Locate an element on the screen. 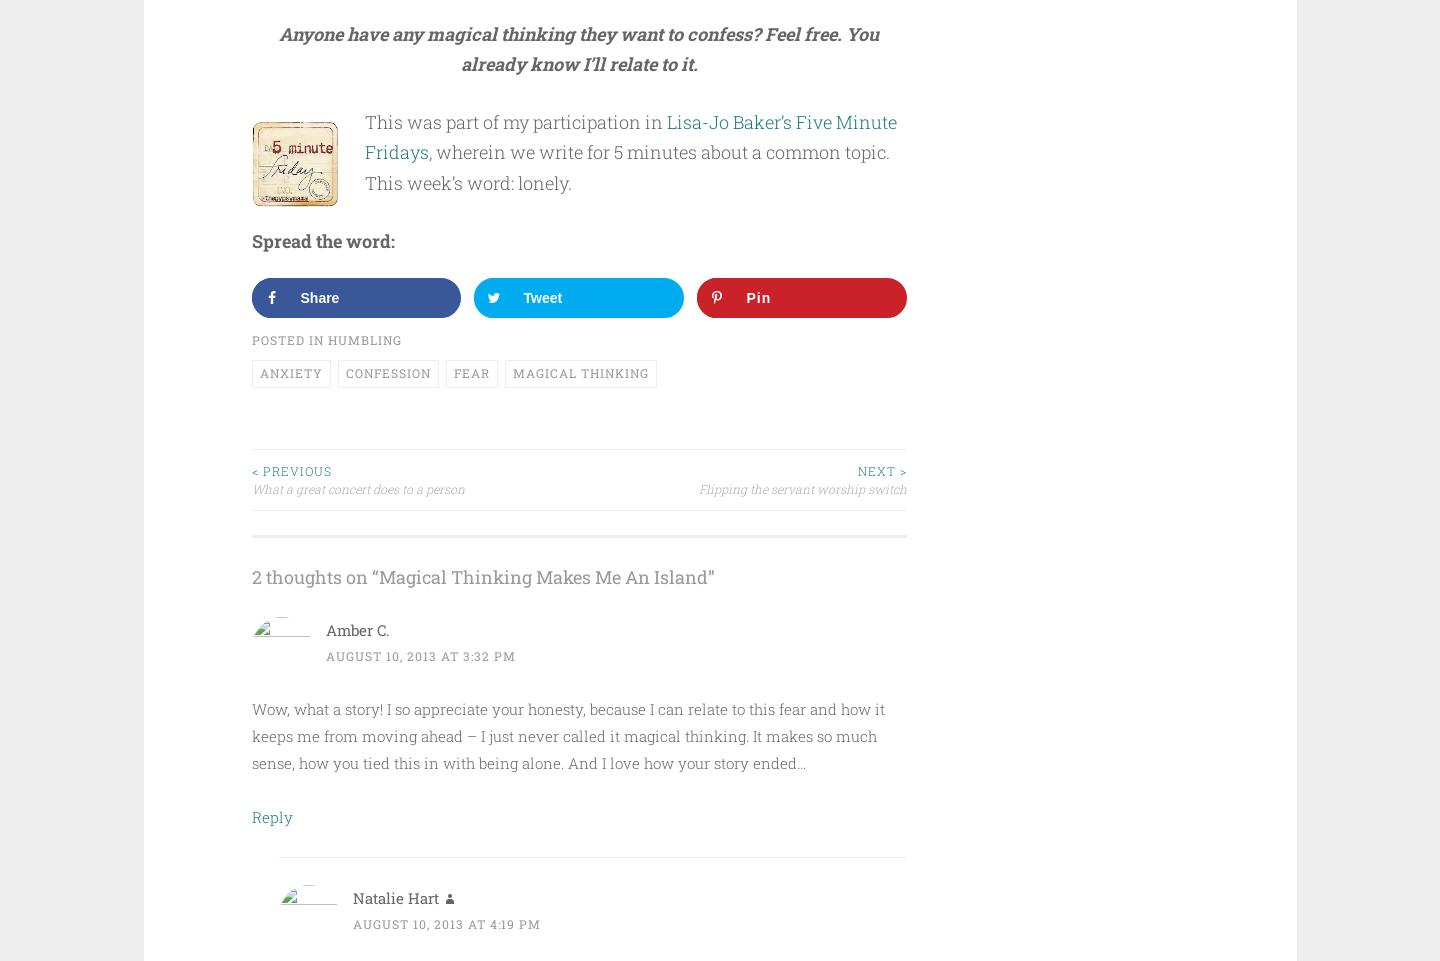 The width and height of the screenshot is (1440, 961). 'Humbling' is located at coordinates (363, 338).